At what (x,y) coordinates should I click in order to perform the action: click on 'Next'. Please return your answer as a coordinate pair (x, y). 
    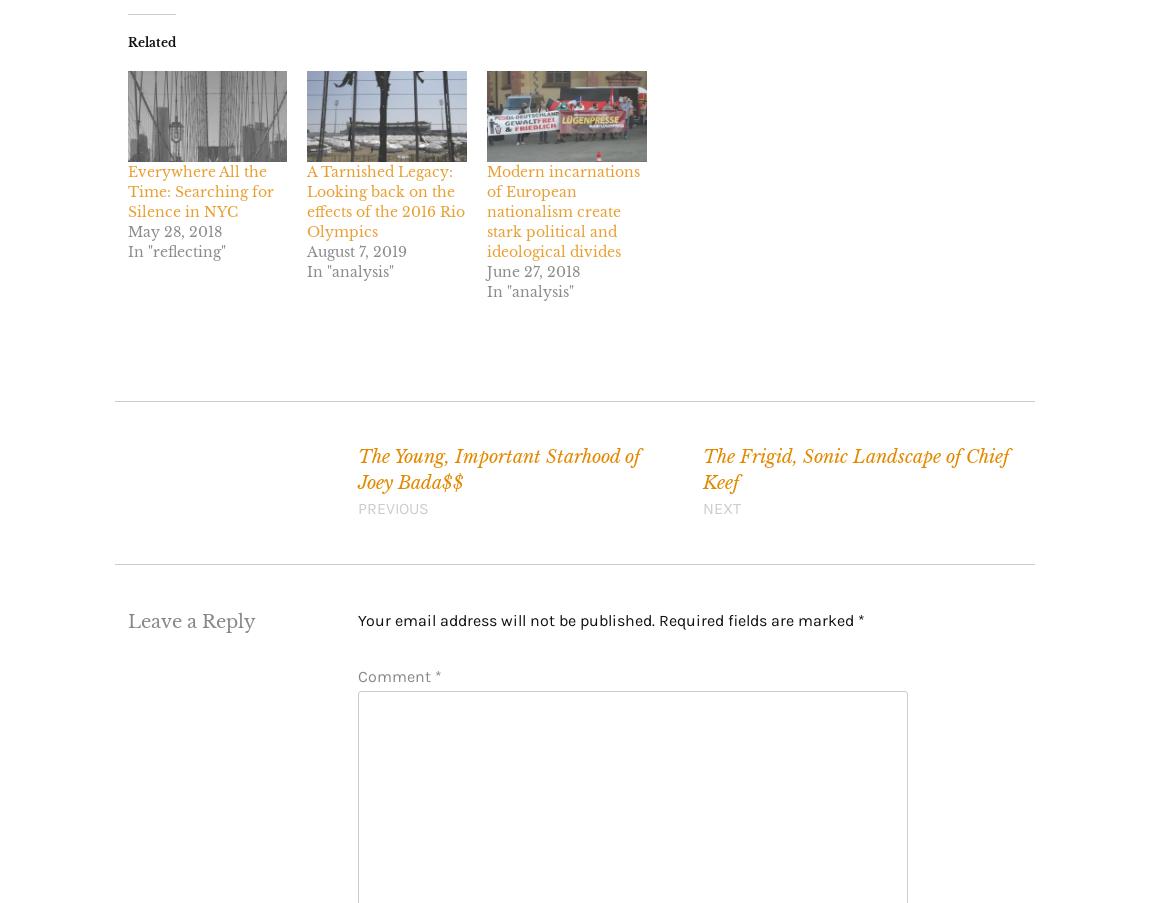
    Looking at the image, I should click on (700, 508).